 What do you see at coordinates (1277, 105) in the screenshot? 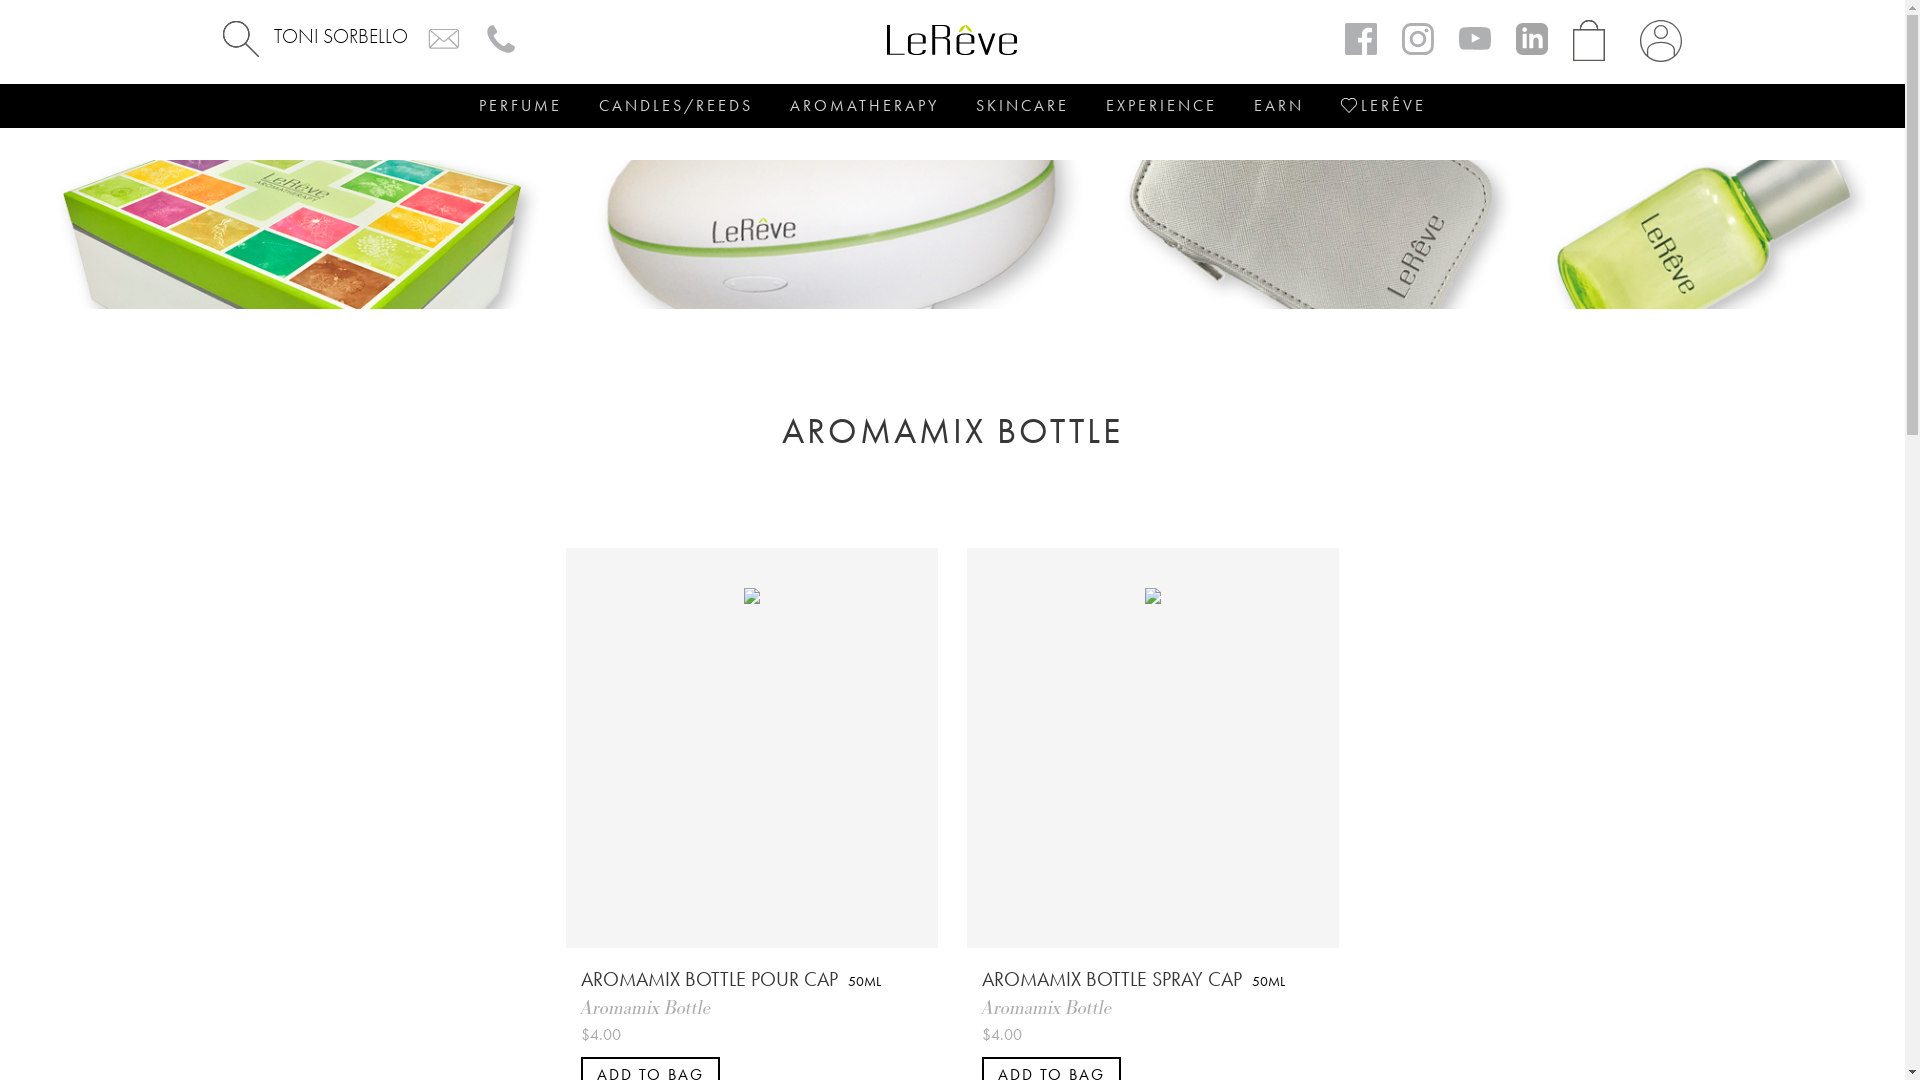
I see `'EARN'` at bounding box center [1277, 105].